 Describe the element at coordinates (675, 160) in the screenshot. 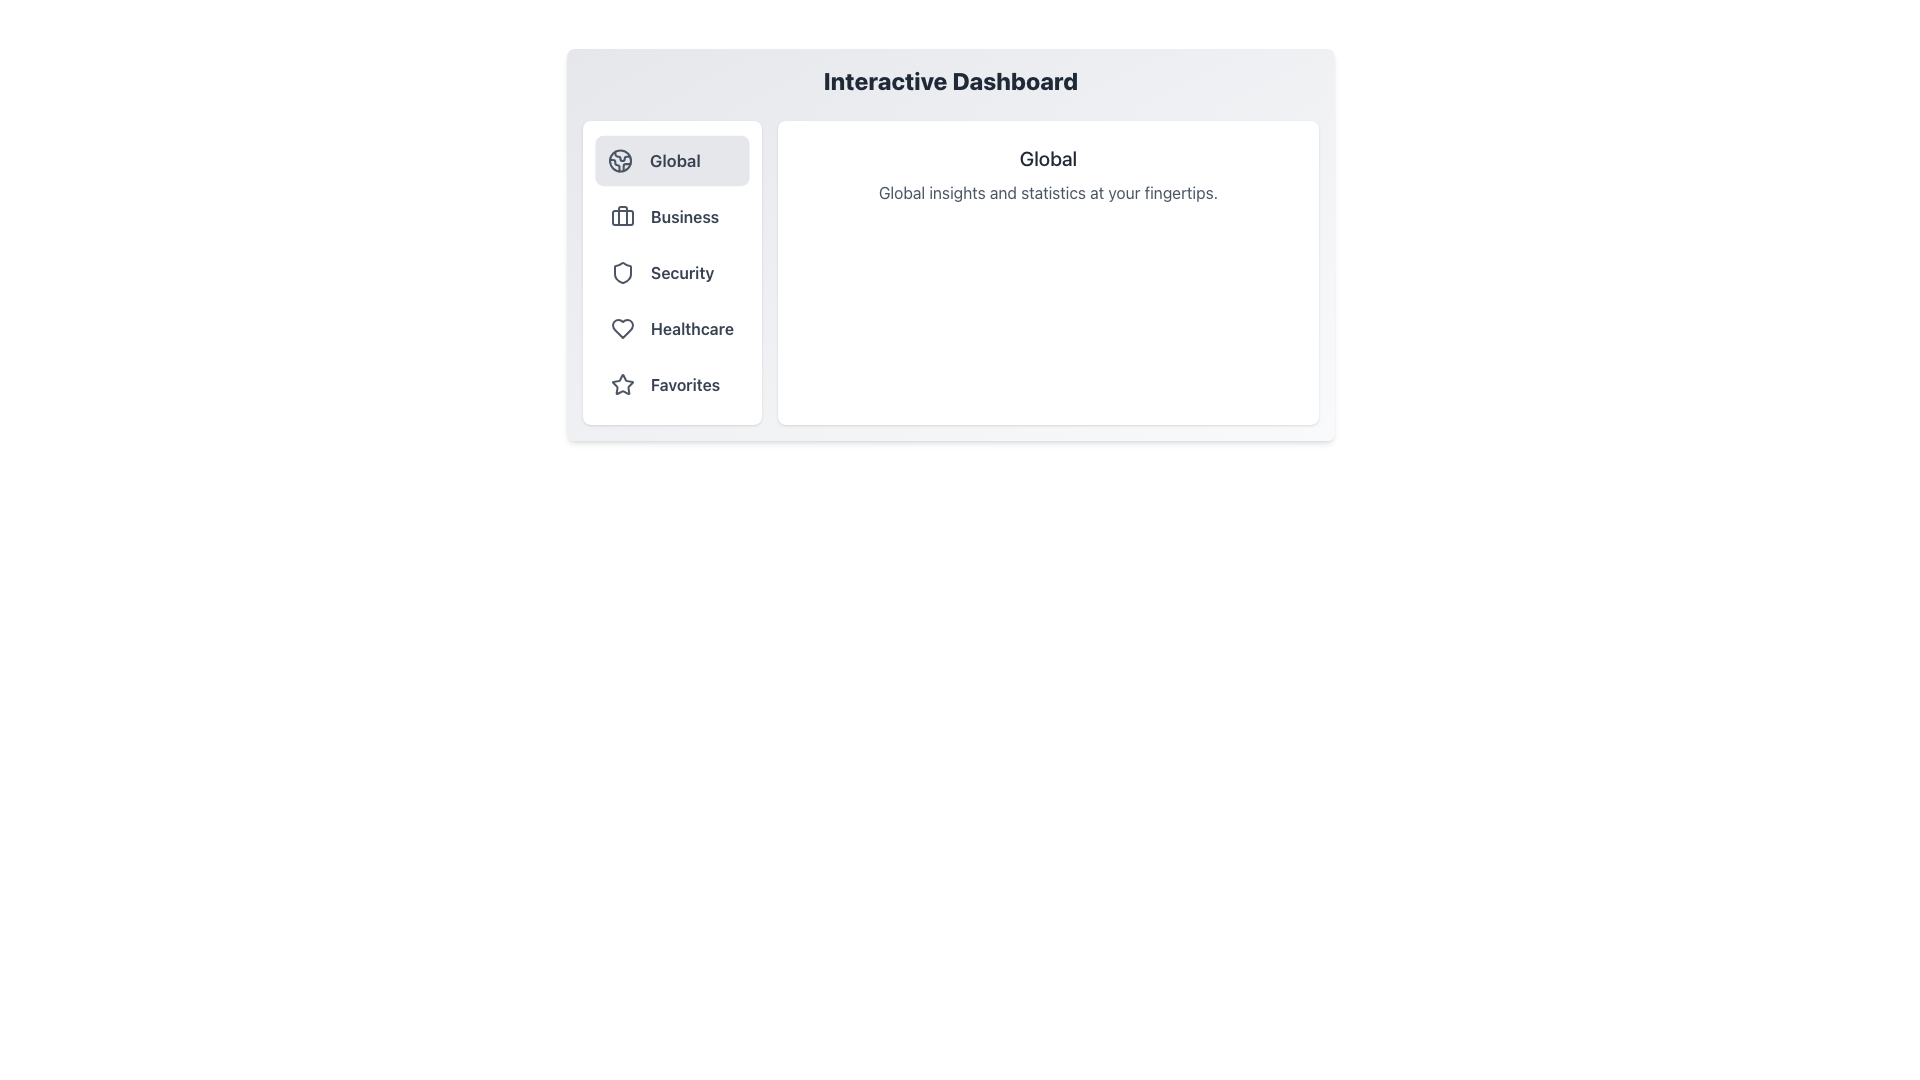

I see `label text associated with the navigation button located below the globe icon in the topmost item of the vertically aligned menu list` at that location.